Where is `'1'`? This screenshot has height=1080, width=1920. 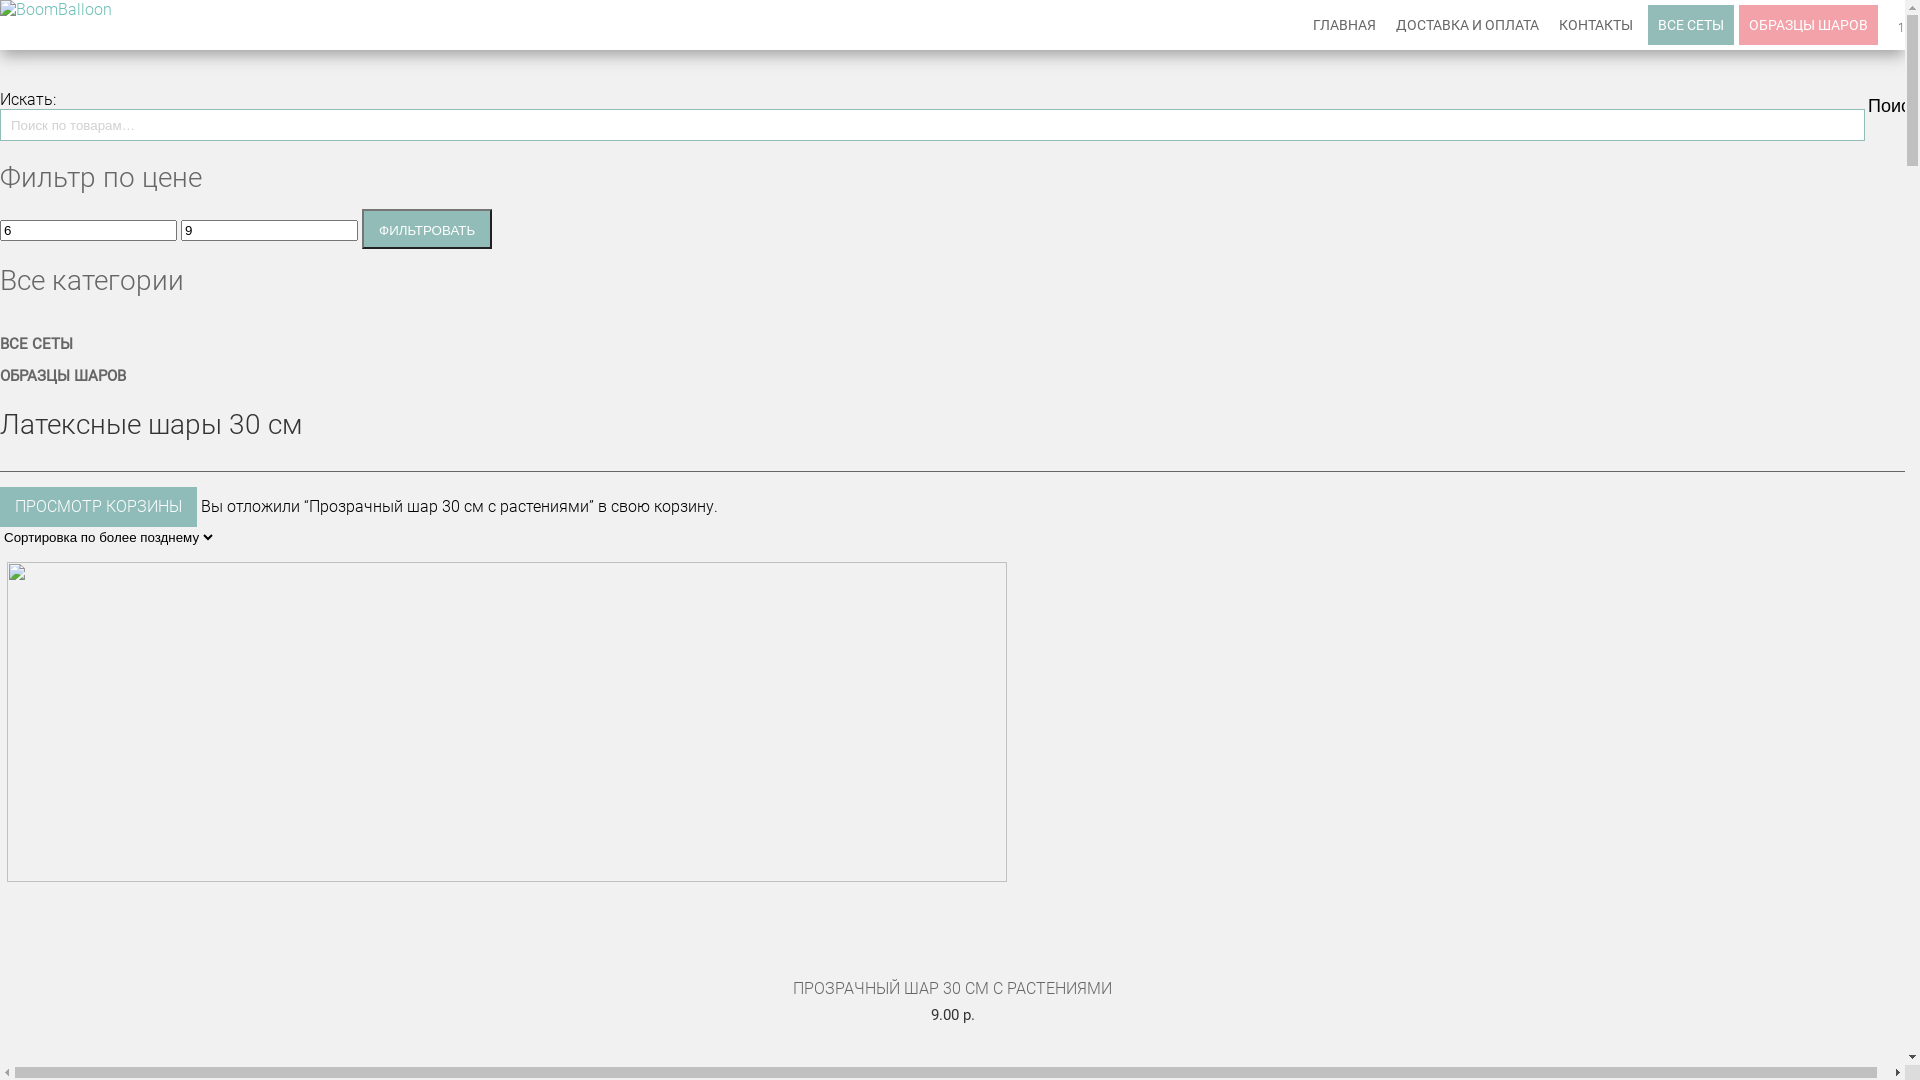
'1' is located at coordinates (1900, 24).